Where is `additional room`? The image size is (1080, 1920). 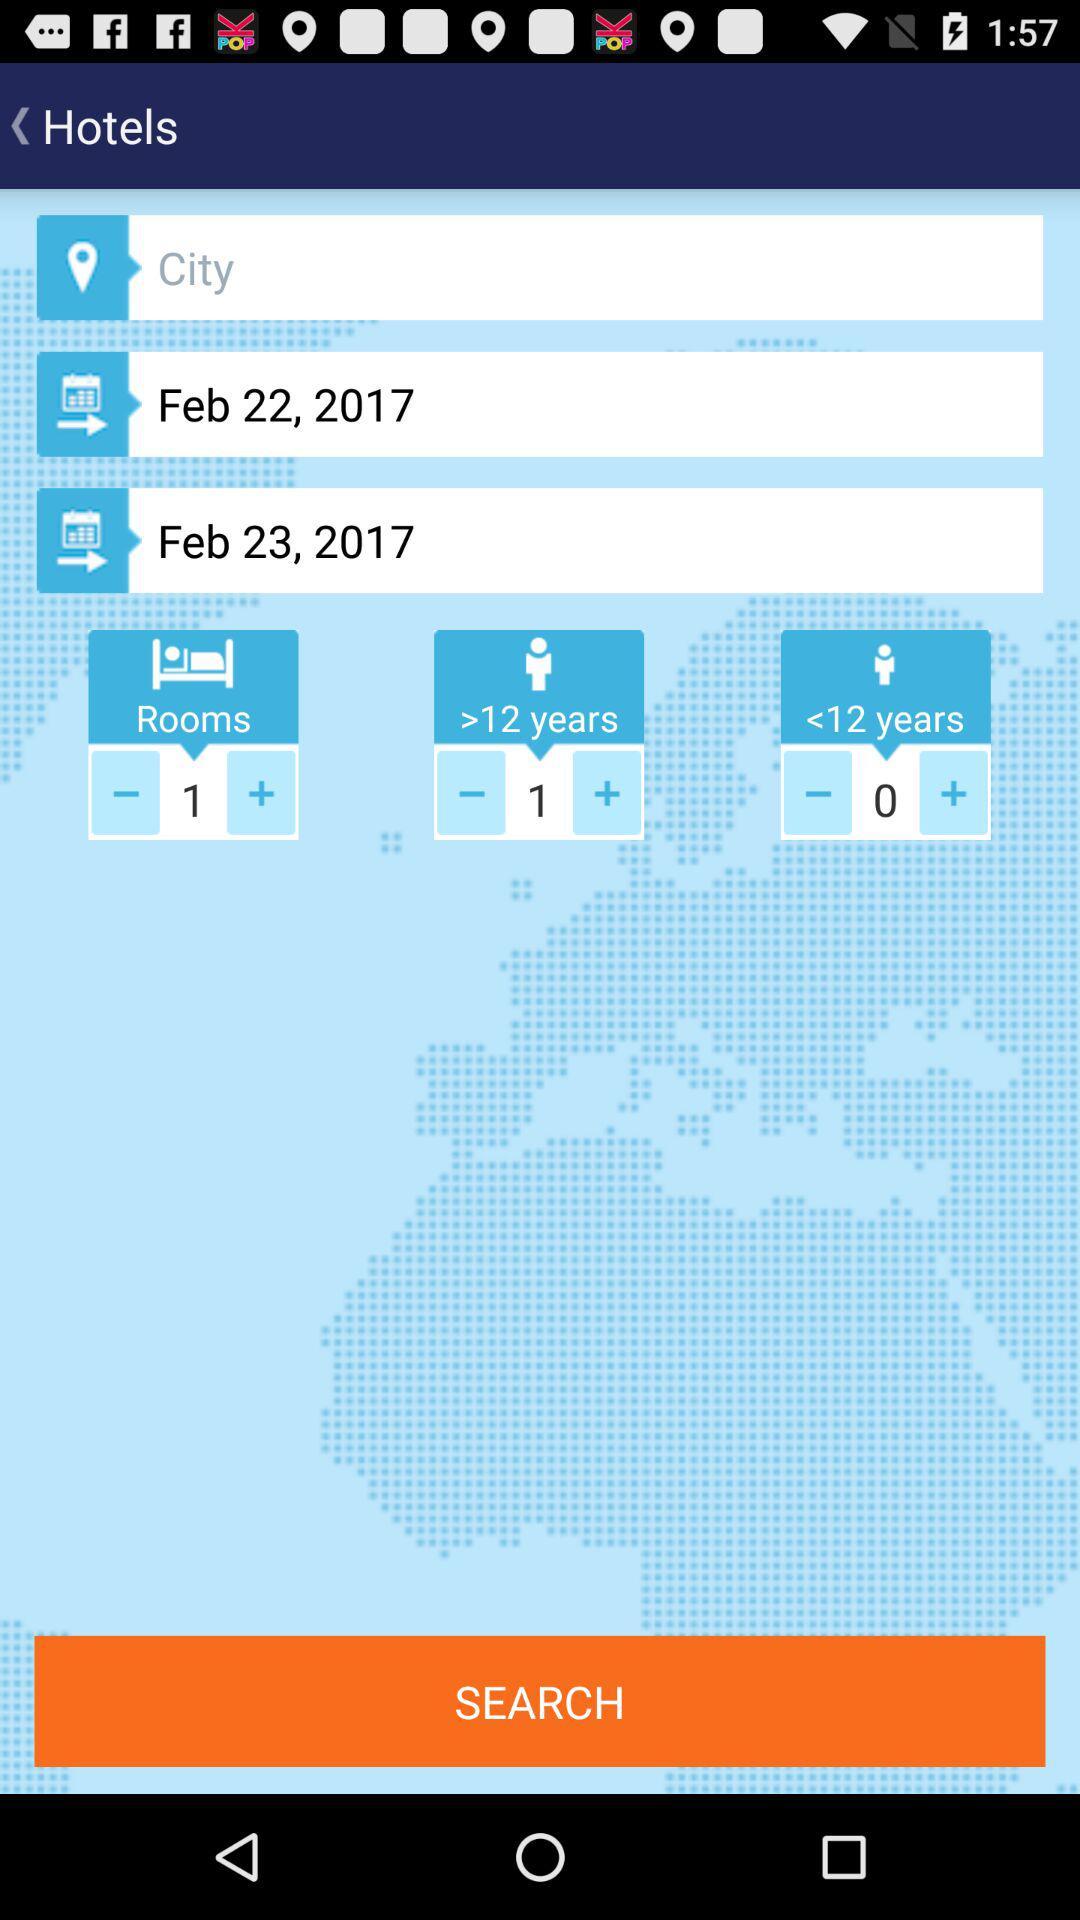 additional room is located at coordinates (260, 791).